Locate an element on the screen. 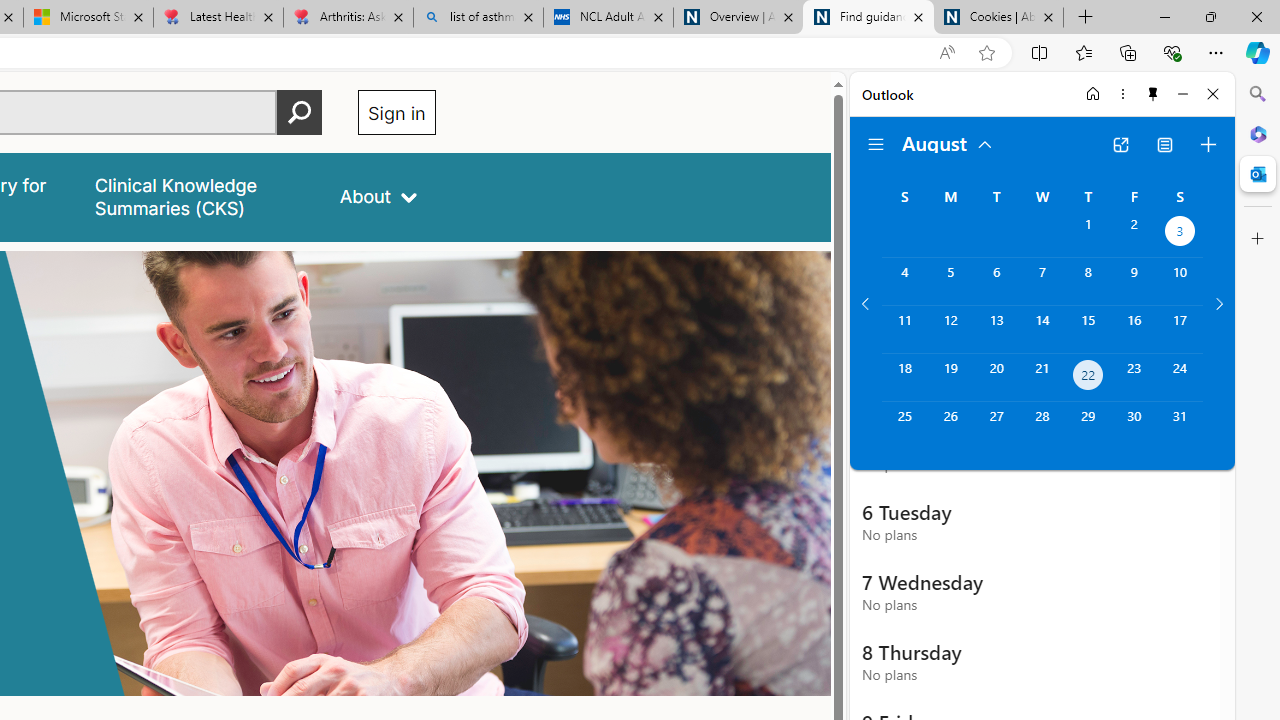 The height and width of the screenshot is (720, 1280). 'false' is located at coordinates (199, 197).